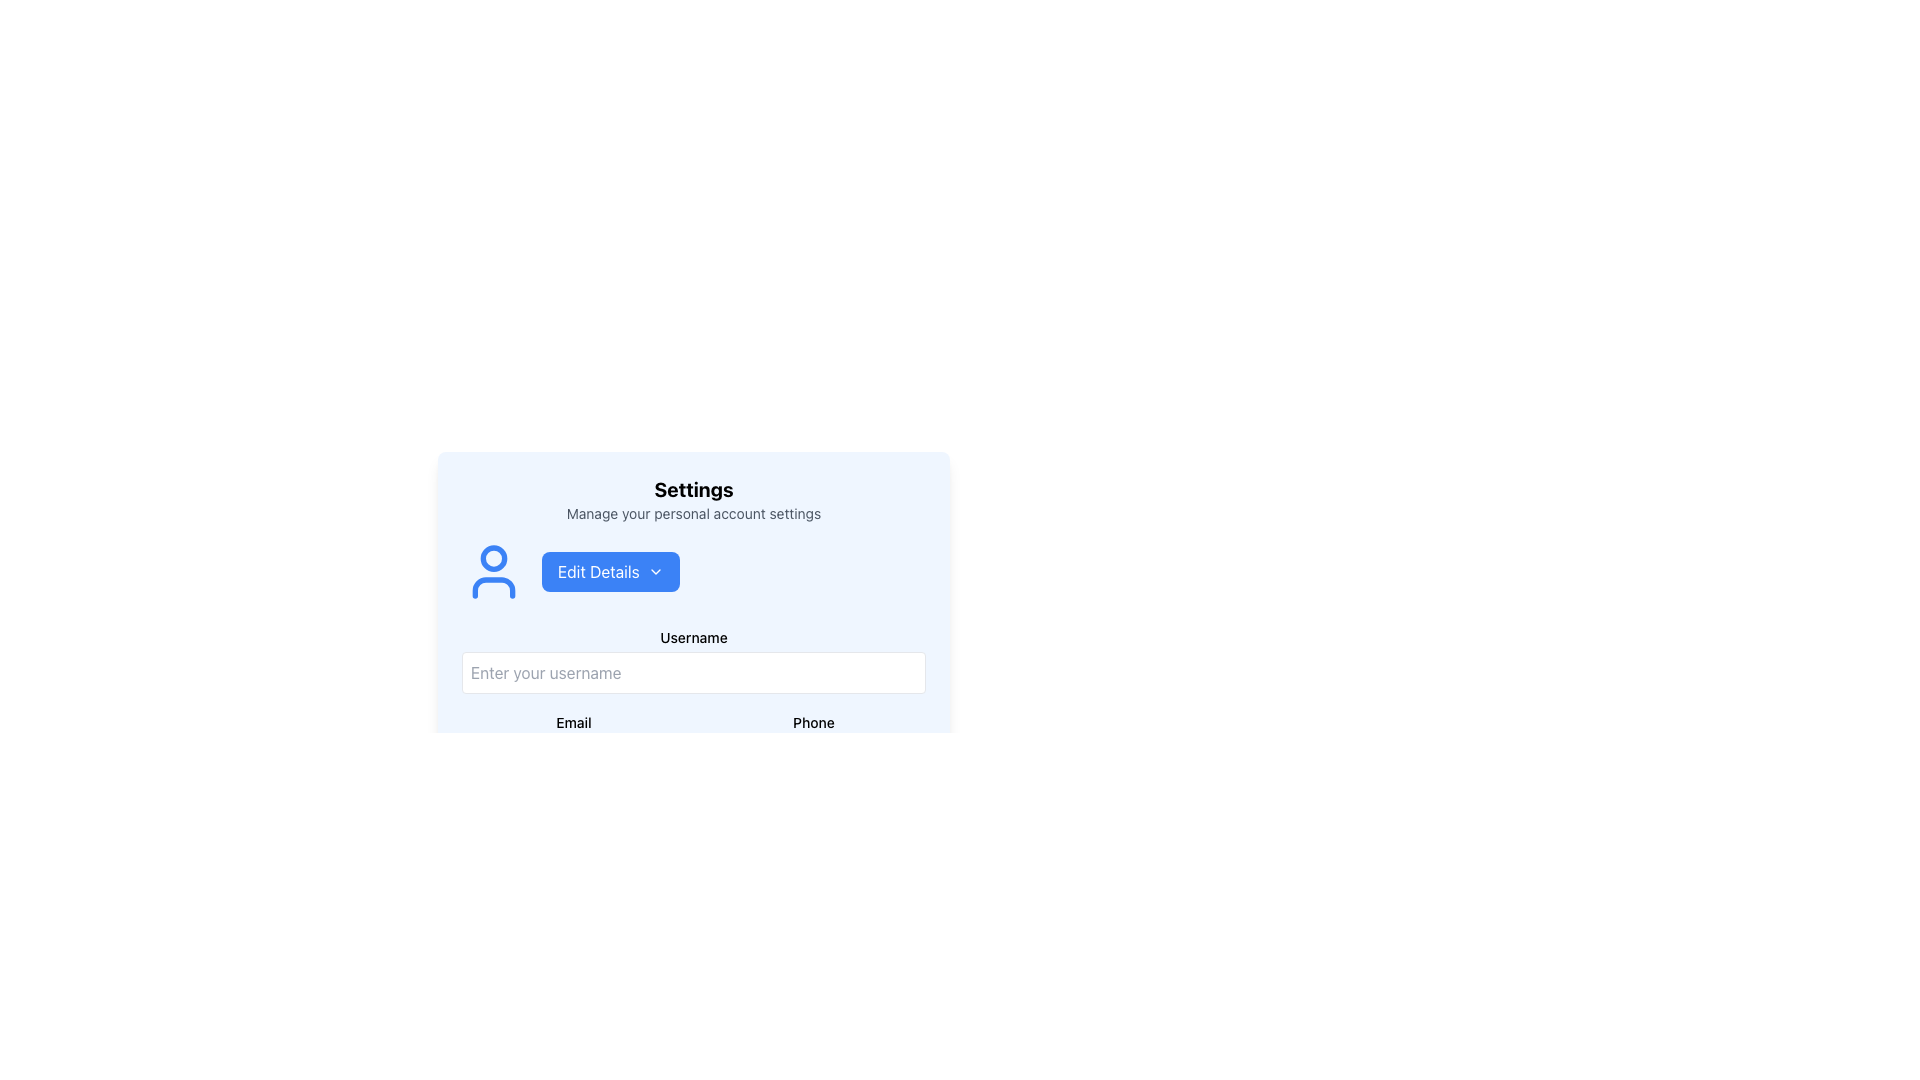  Describe the element at coordinates (609, 571) in the screenshot. I see `the button located on the left side of the settings section, adjacent to the circular user icon` at that location.